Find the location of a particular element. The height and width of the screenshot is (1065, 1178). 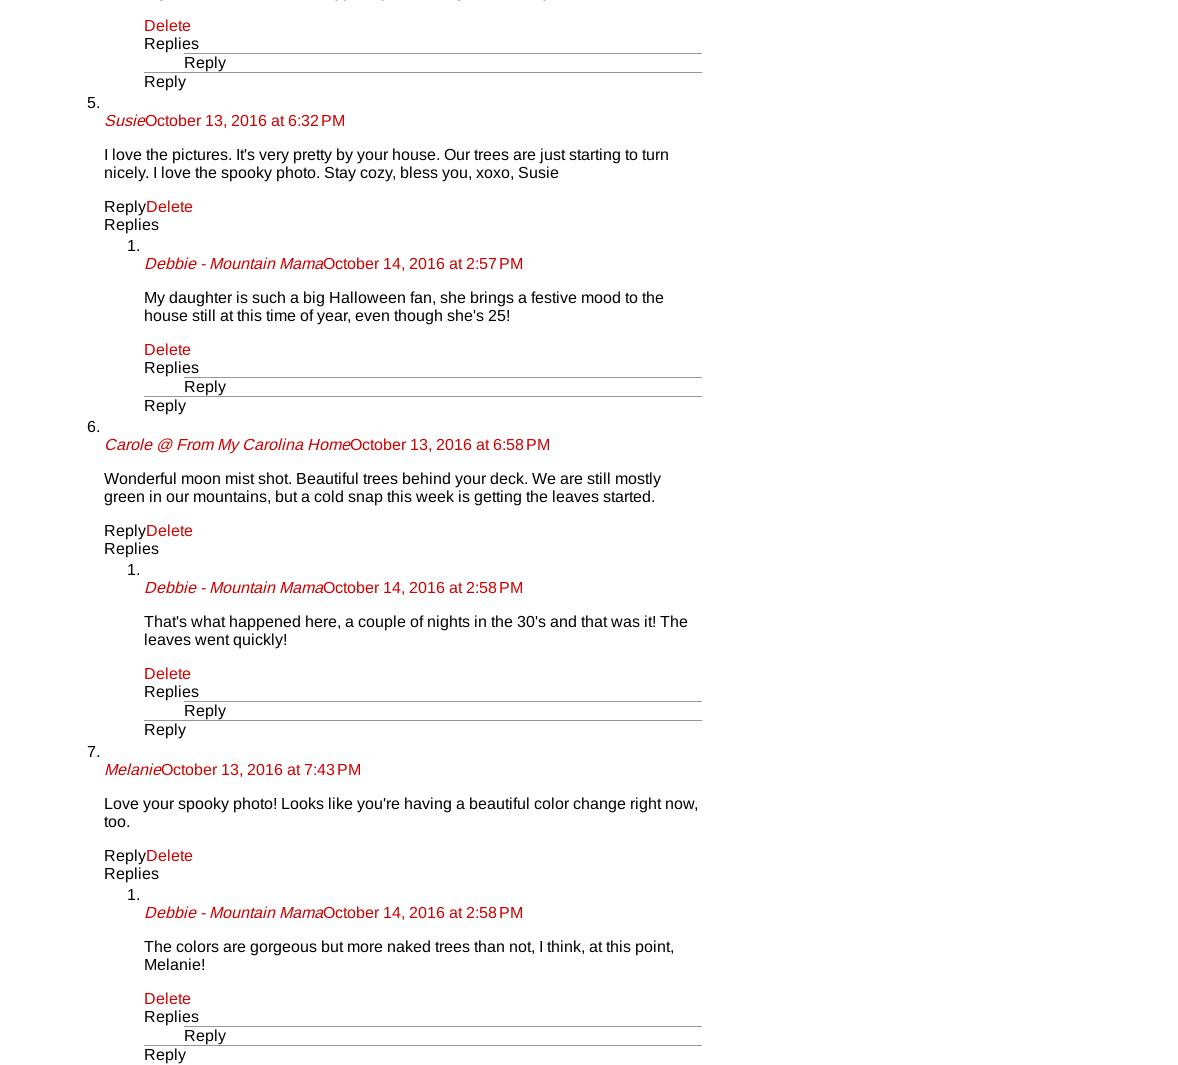

'Susie' is located at coordinates (103, 118).